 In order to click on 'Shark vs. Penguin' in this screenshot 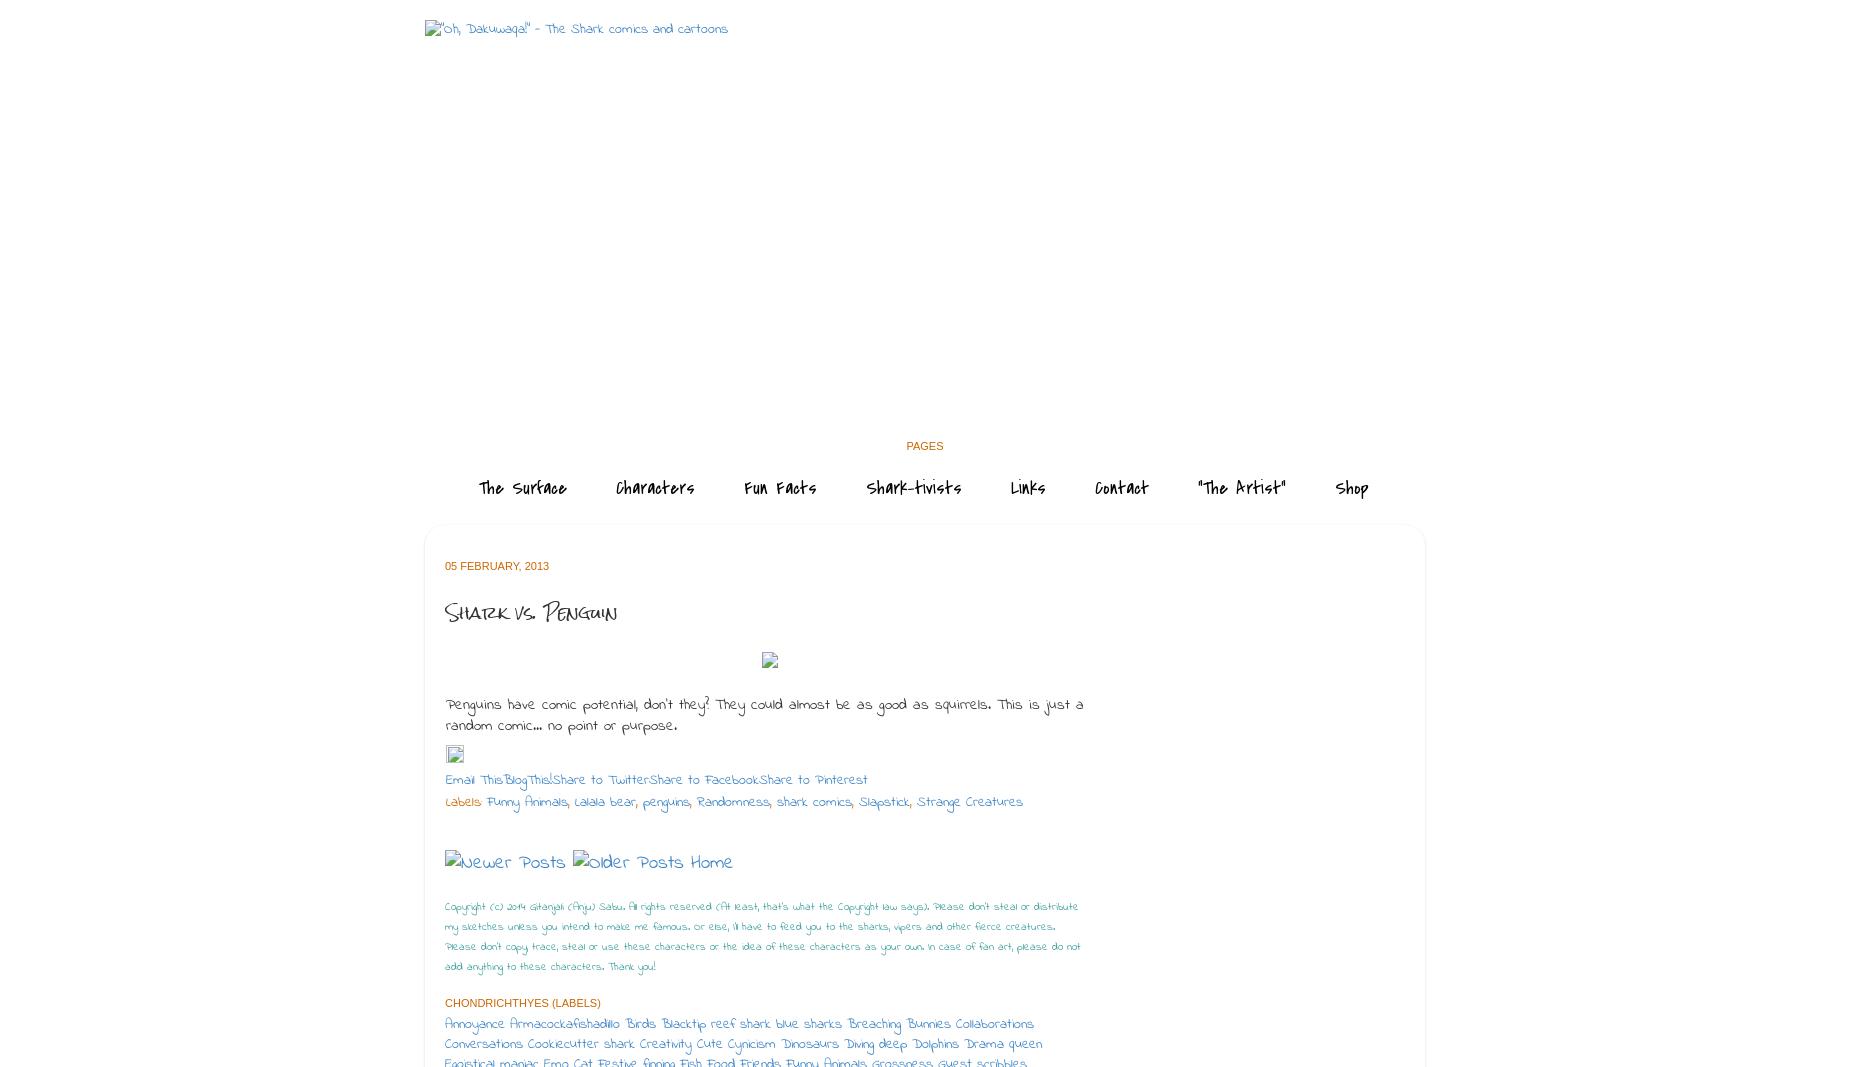, I will do `click(532, 611)`.